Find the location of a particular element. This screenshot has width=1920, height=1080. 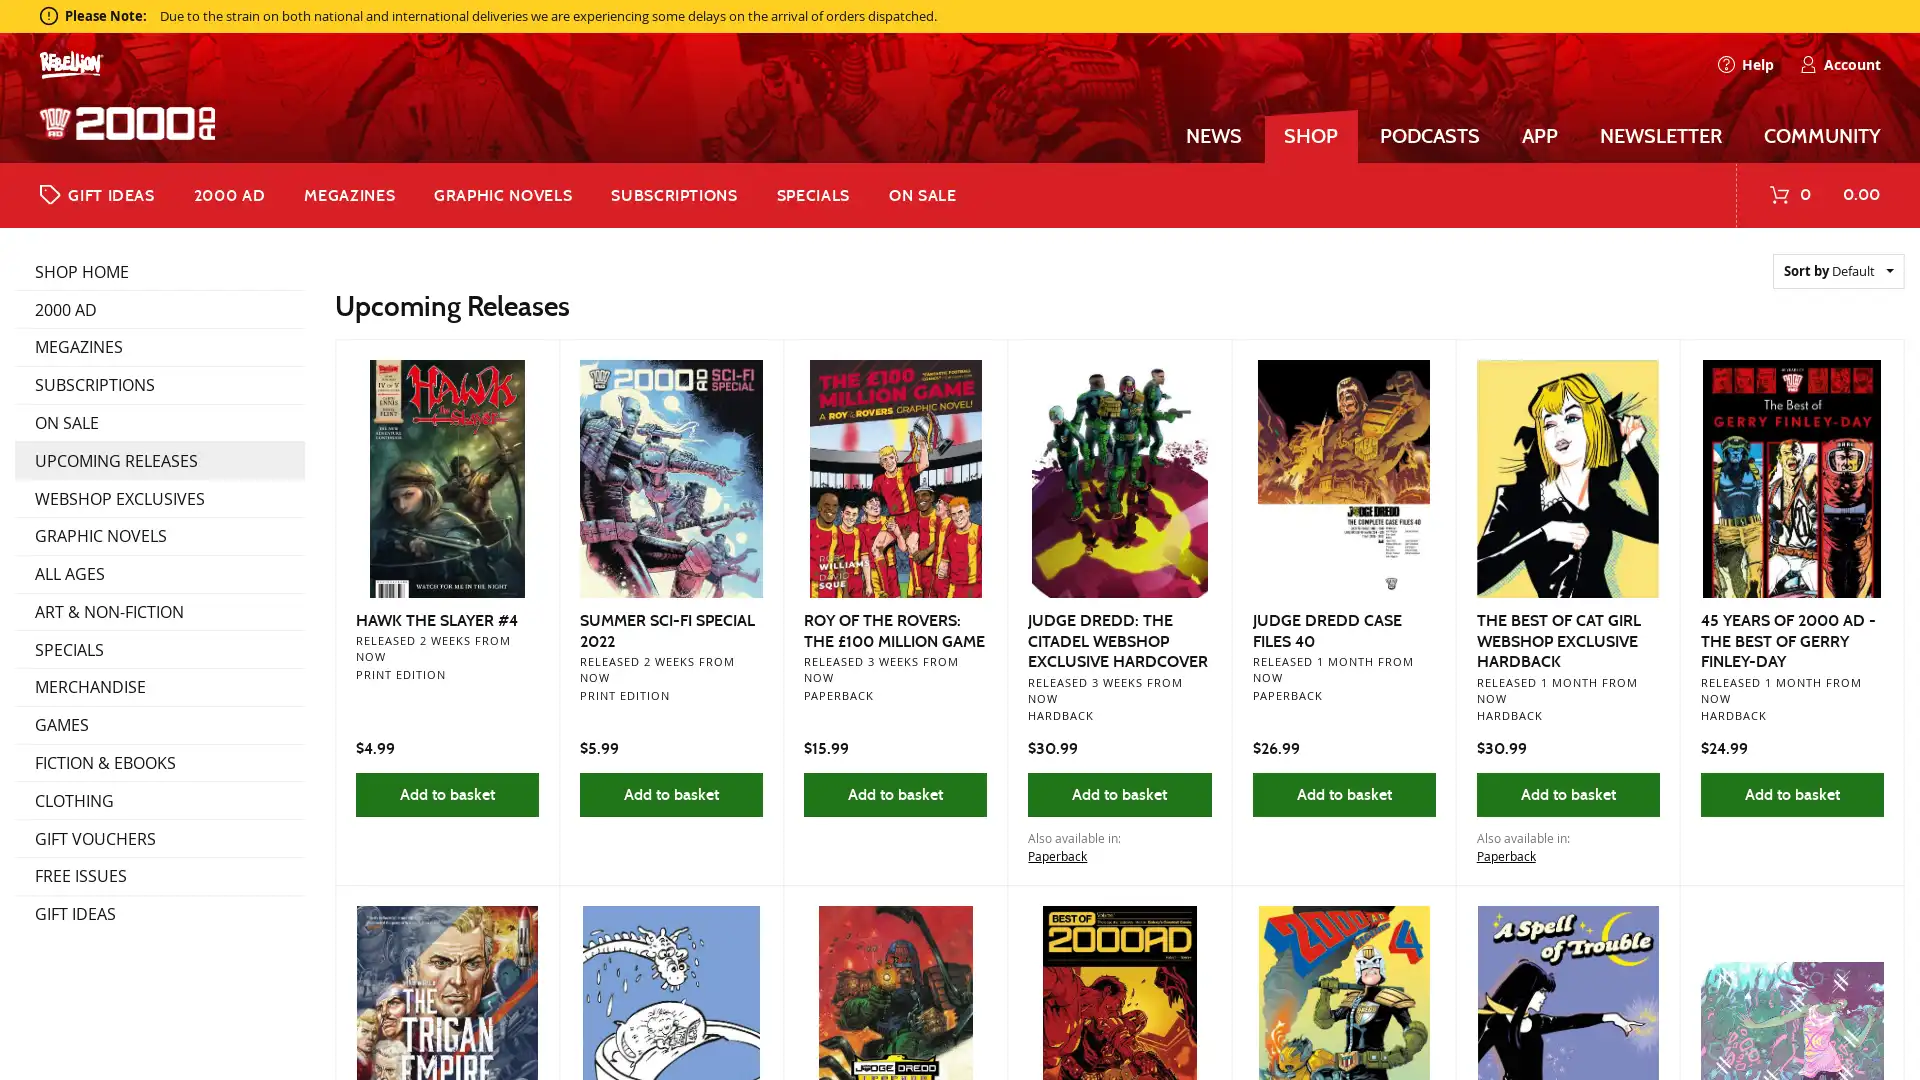

Add to basket is located at coordinates (1791, 793).